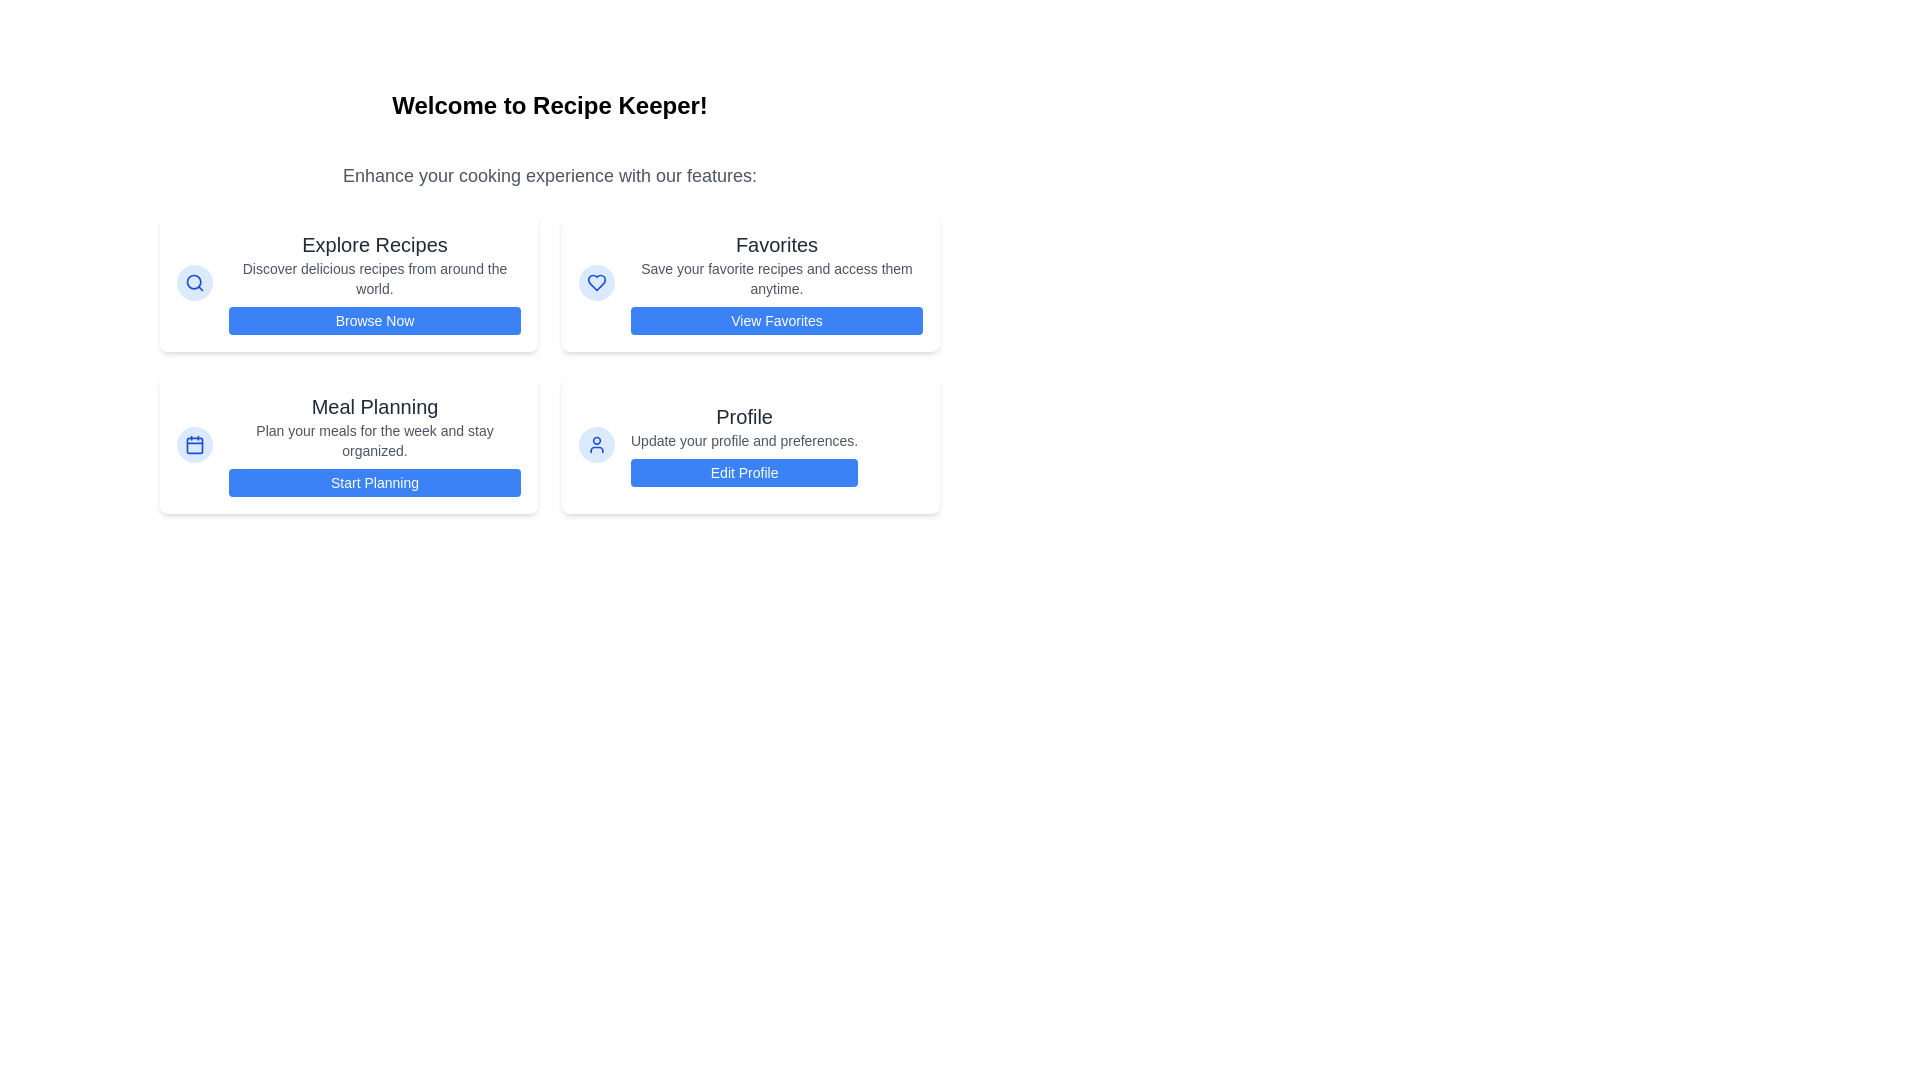 Image resolution: width=1920 pixels, height=1080 pixels. What do you see at coordinates (595, 282) in the screenshot?
I see `the heart-shaped outline icon in blue, located within the 'Favorites' card, positioned to the left of the text 'Favorites'` at bounding box center [595, 282].